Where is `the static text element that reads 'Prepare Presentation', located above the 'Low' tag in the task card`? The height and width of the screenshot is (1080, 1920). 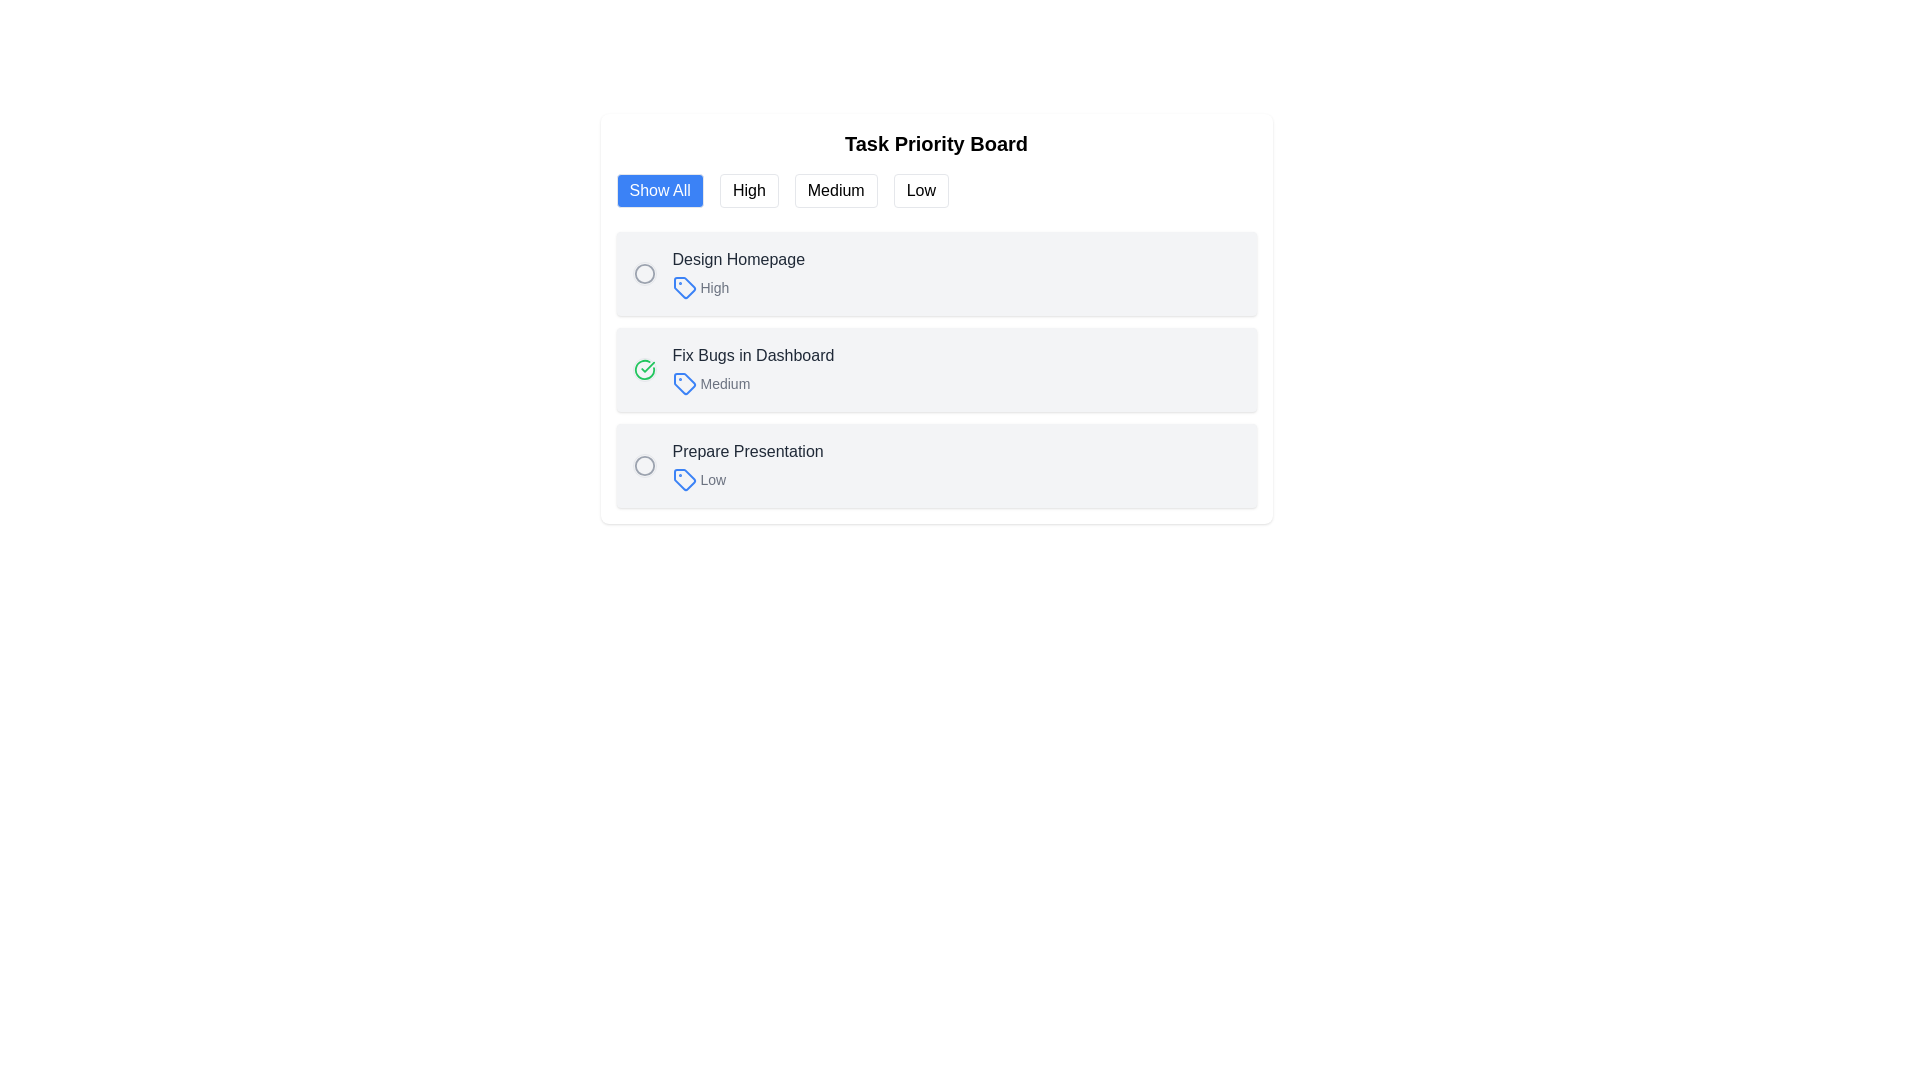 the static text element that reads 'Prepare Presentation', located above the 'Low' tag in the task card is located at coordinates (747, 451).